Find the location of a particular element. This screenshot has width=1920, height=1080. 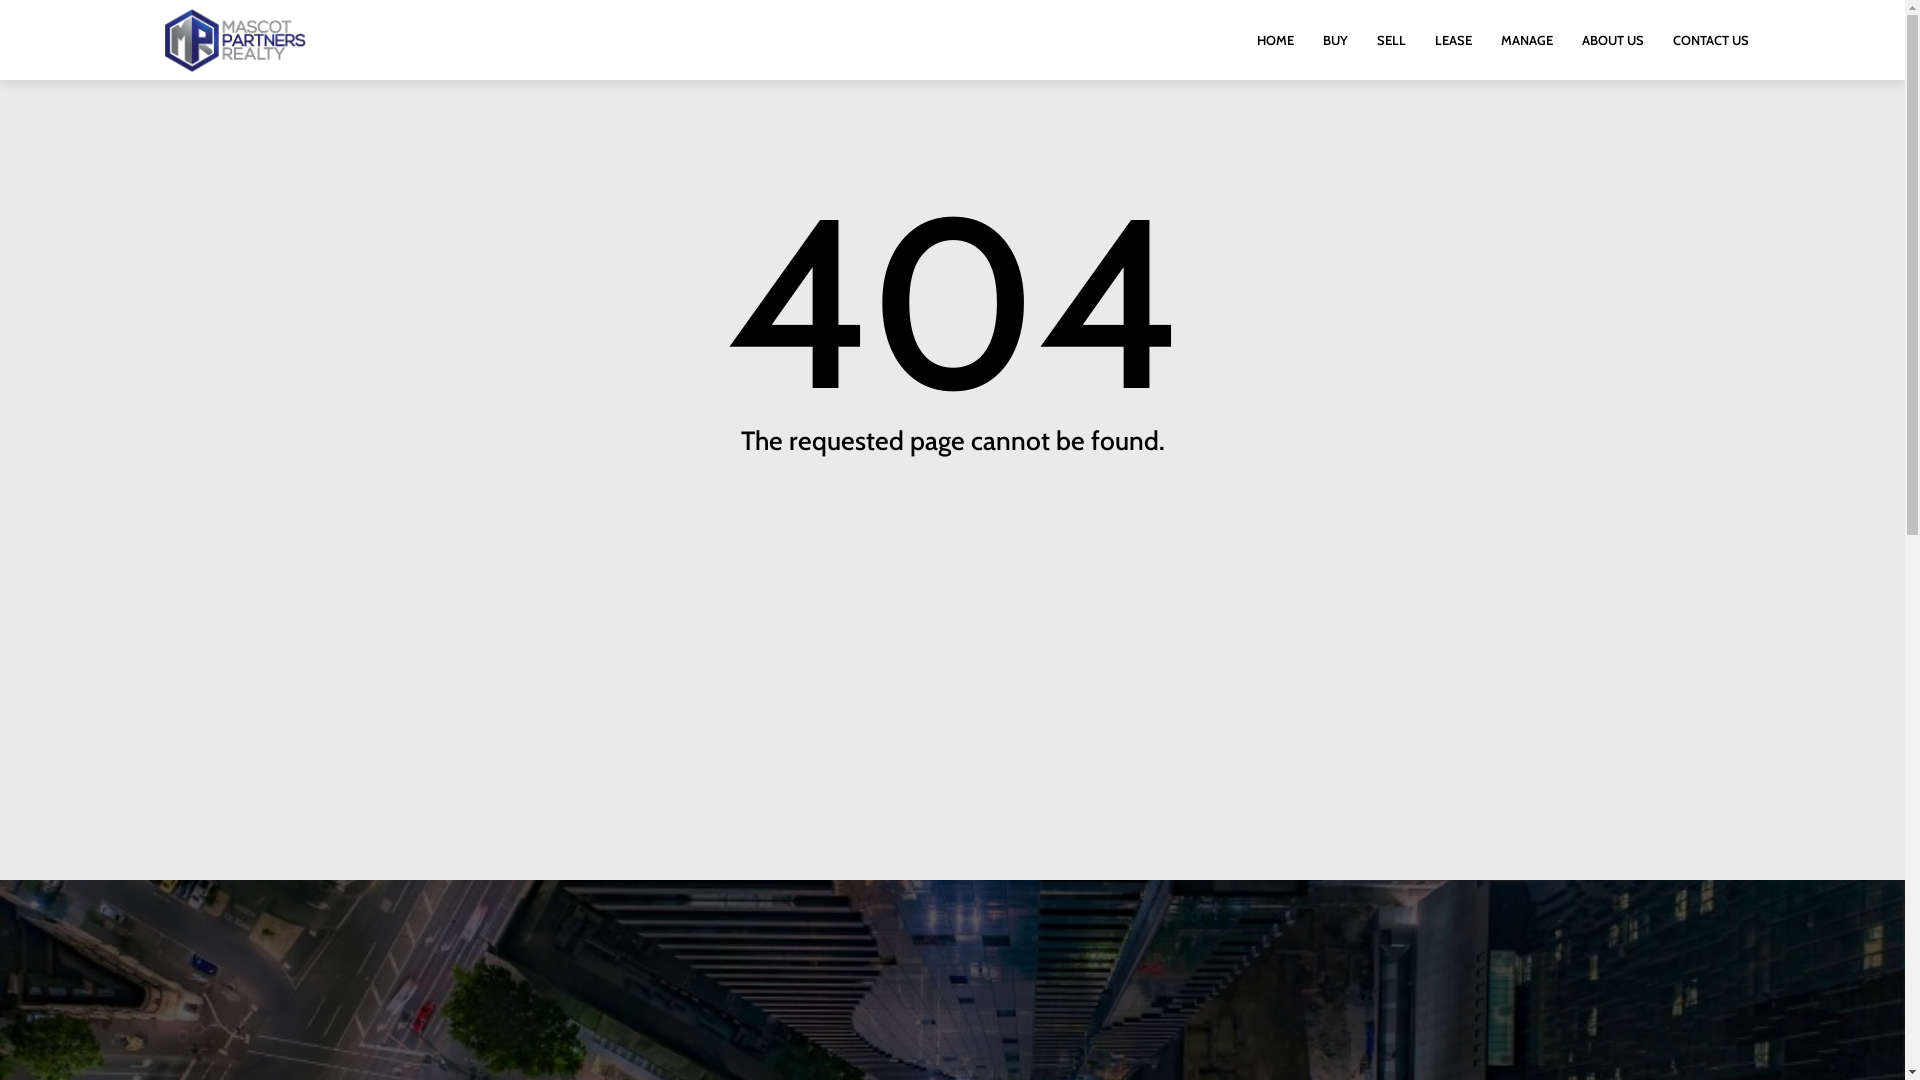

'LEASE' is located at coordinates (1453, 39).